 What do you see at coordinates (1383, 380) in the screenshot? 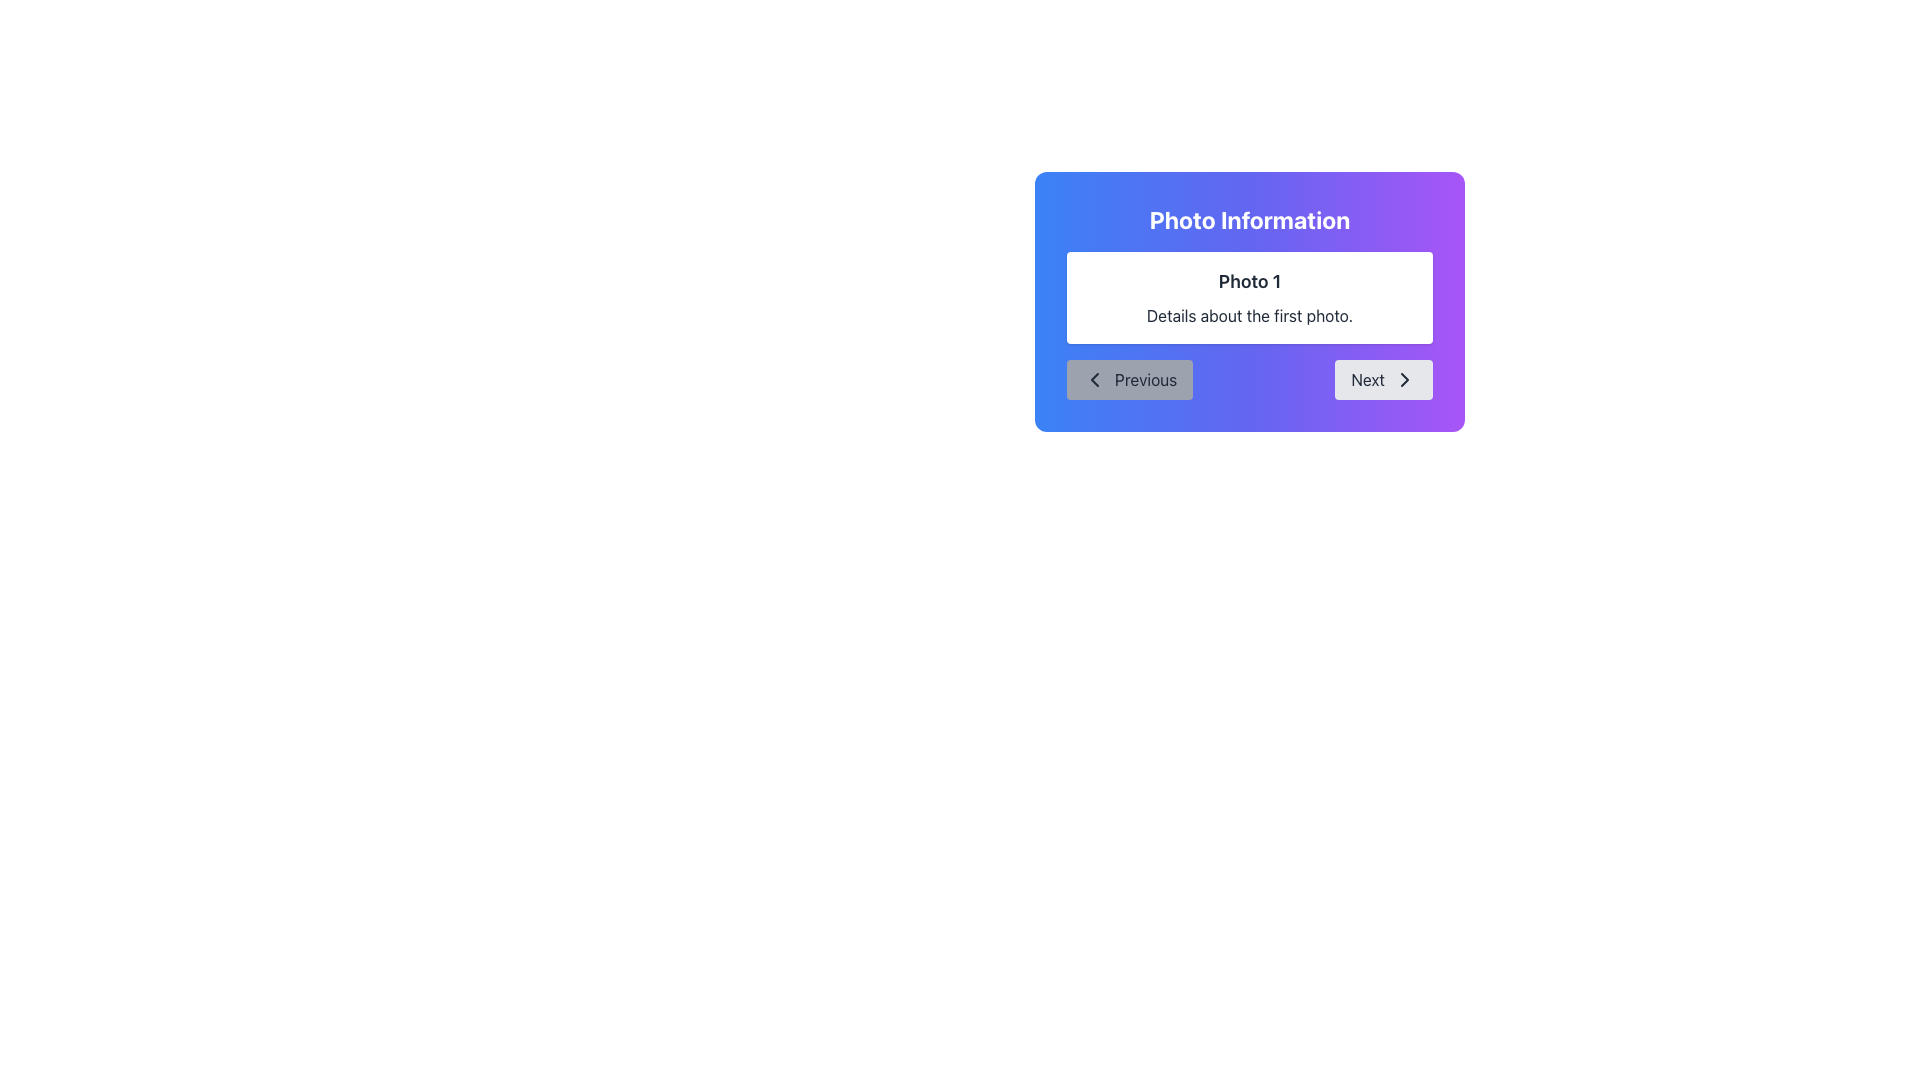
I see `the navigation button located in the bottom-right corner of the modal interface containing the 'Photo Information' title` at bounding box center [1383, 380].